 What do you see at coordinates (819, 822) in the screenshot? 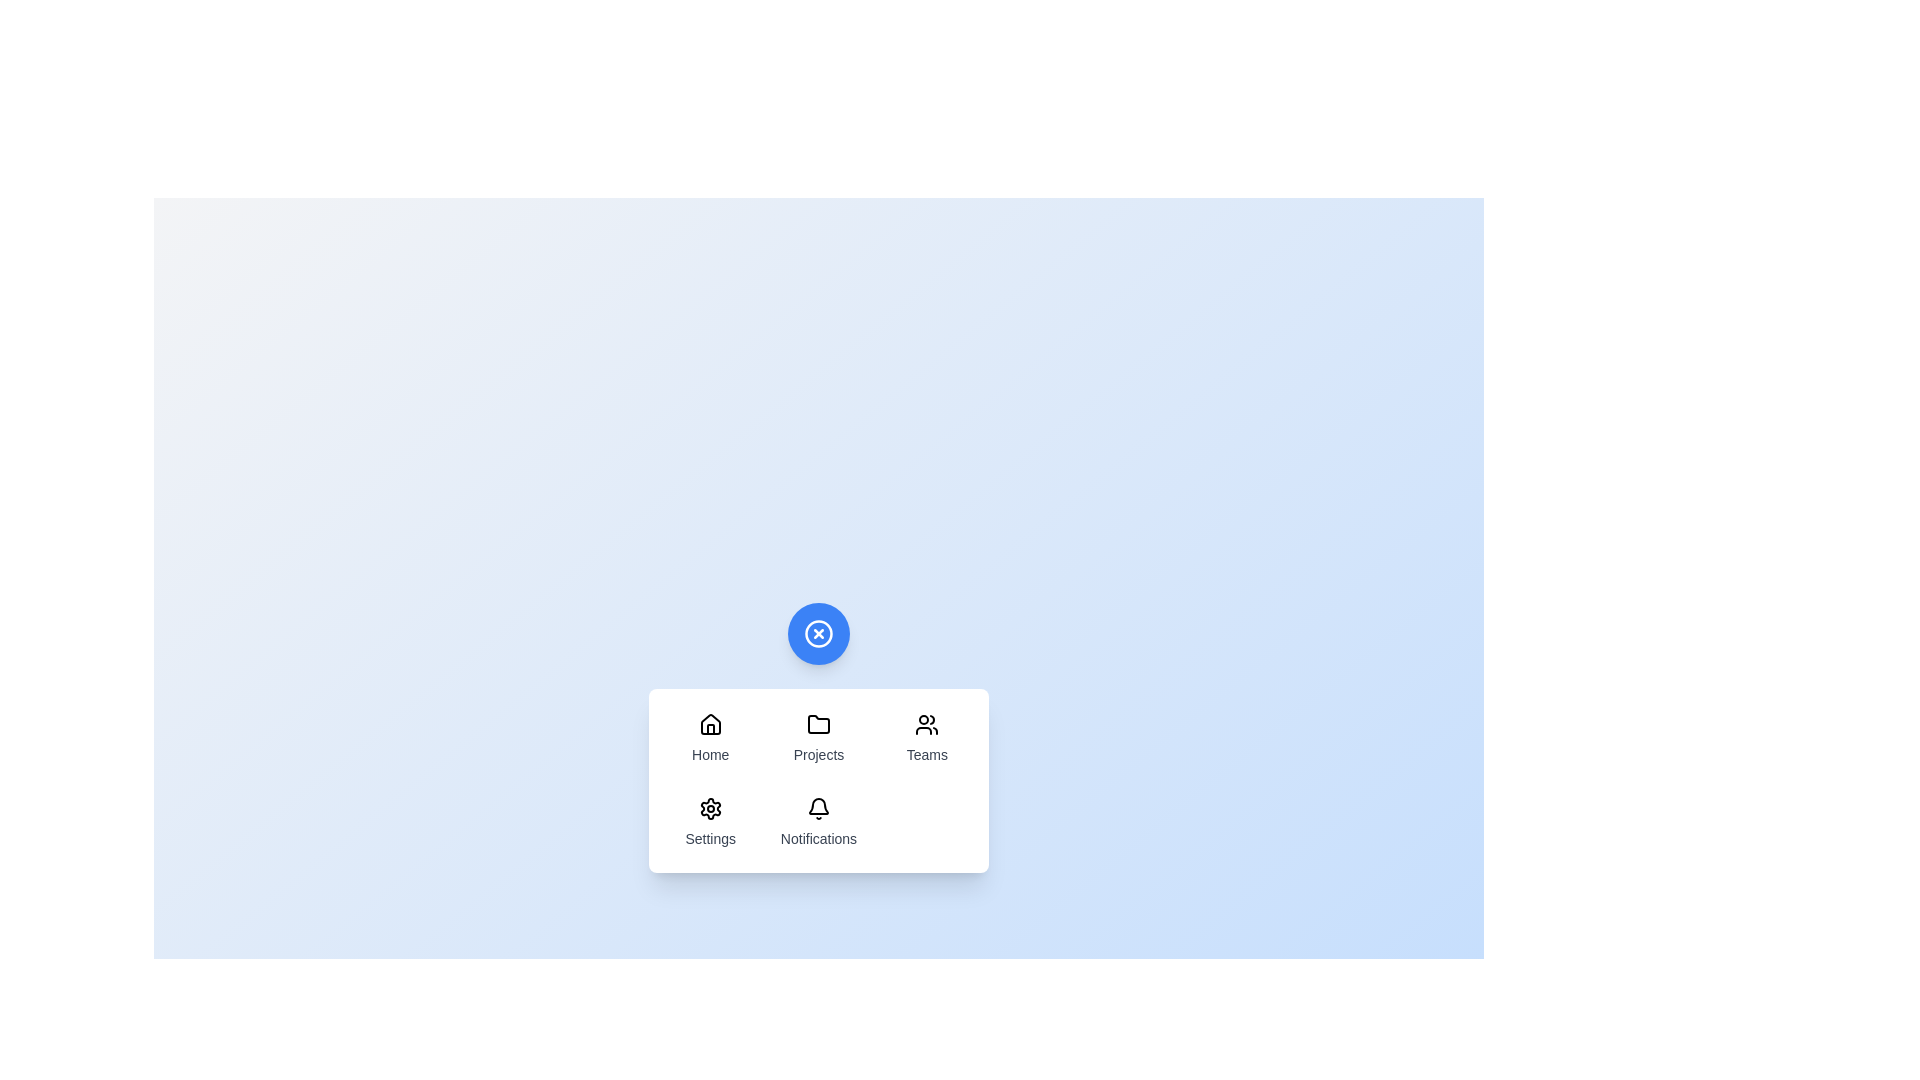
I see `the menu item labeled Notifications` at bounding box center [819, 822].